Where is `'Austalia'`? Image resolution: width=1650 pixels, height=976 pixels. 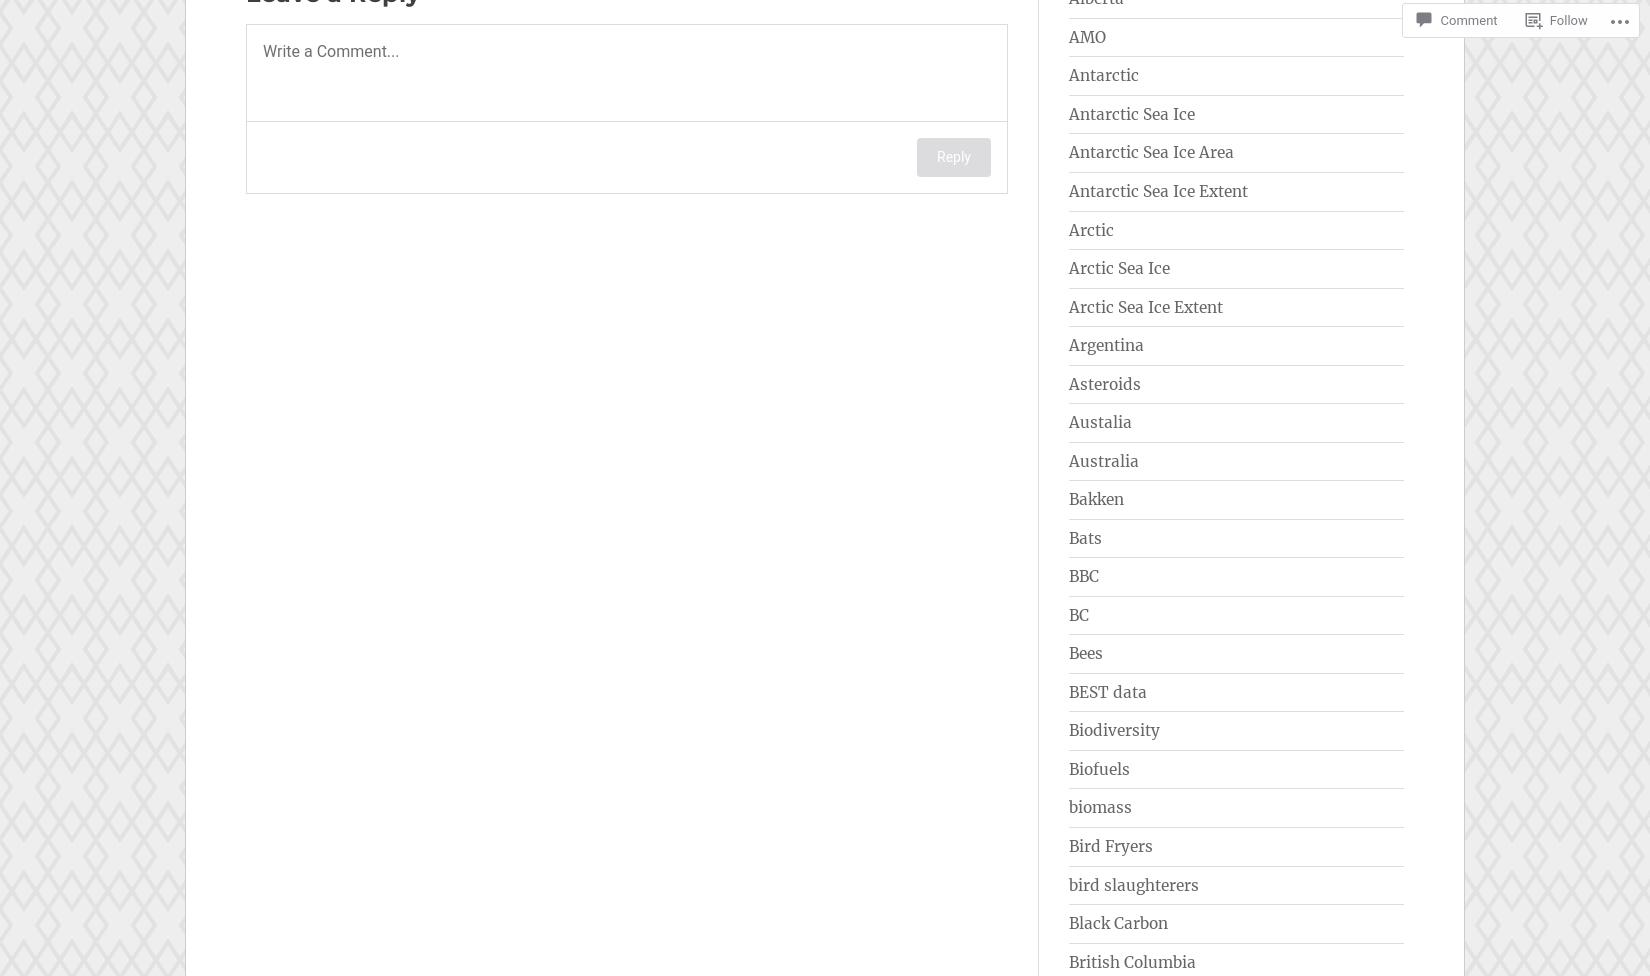
'Austalia' is located at coordinates (1100, 421).